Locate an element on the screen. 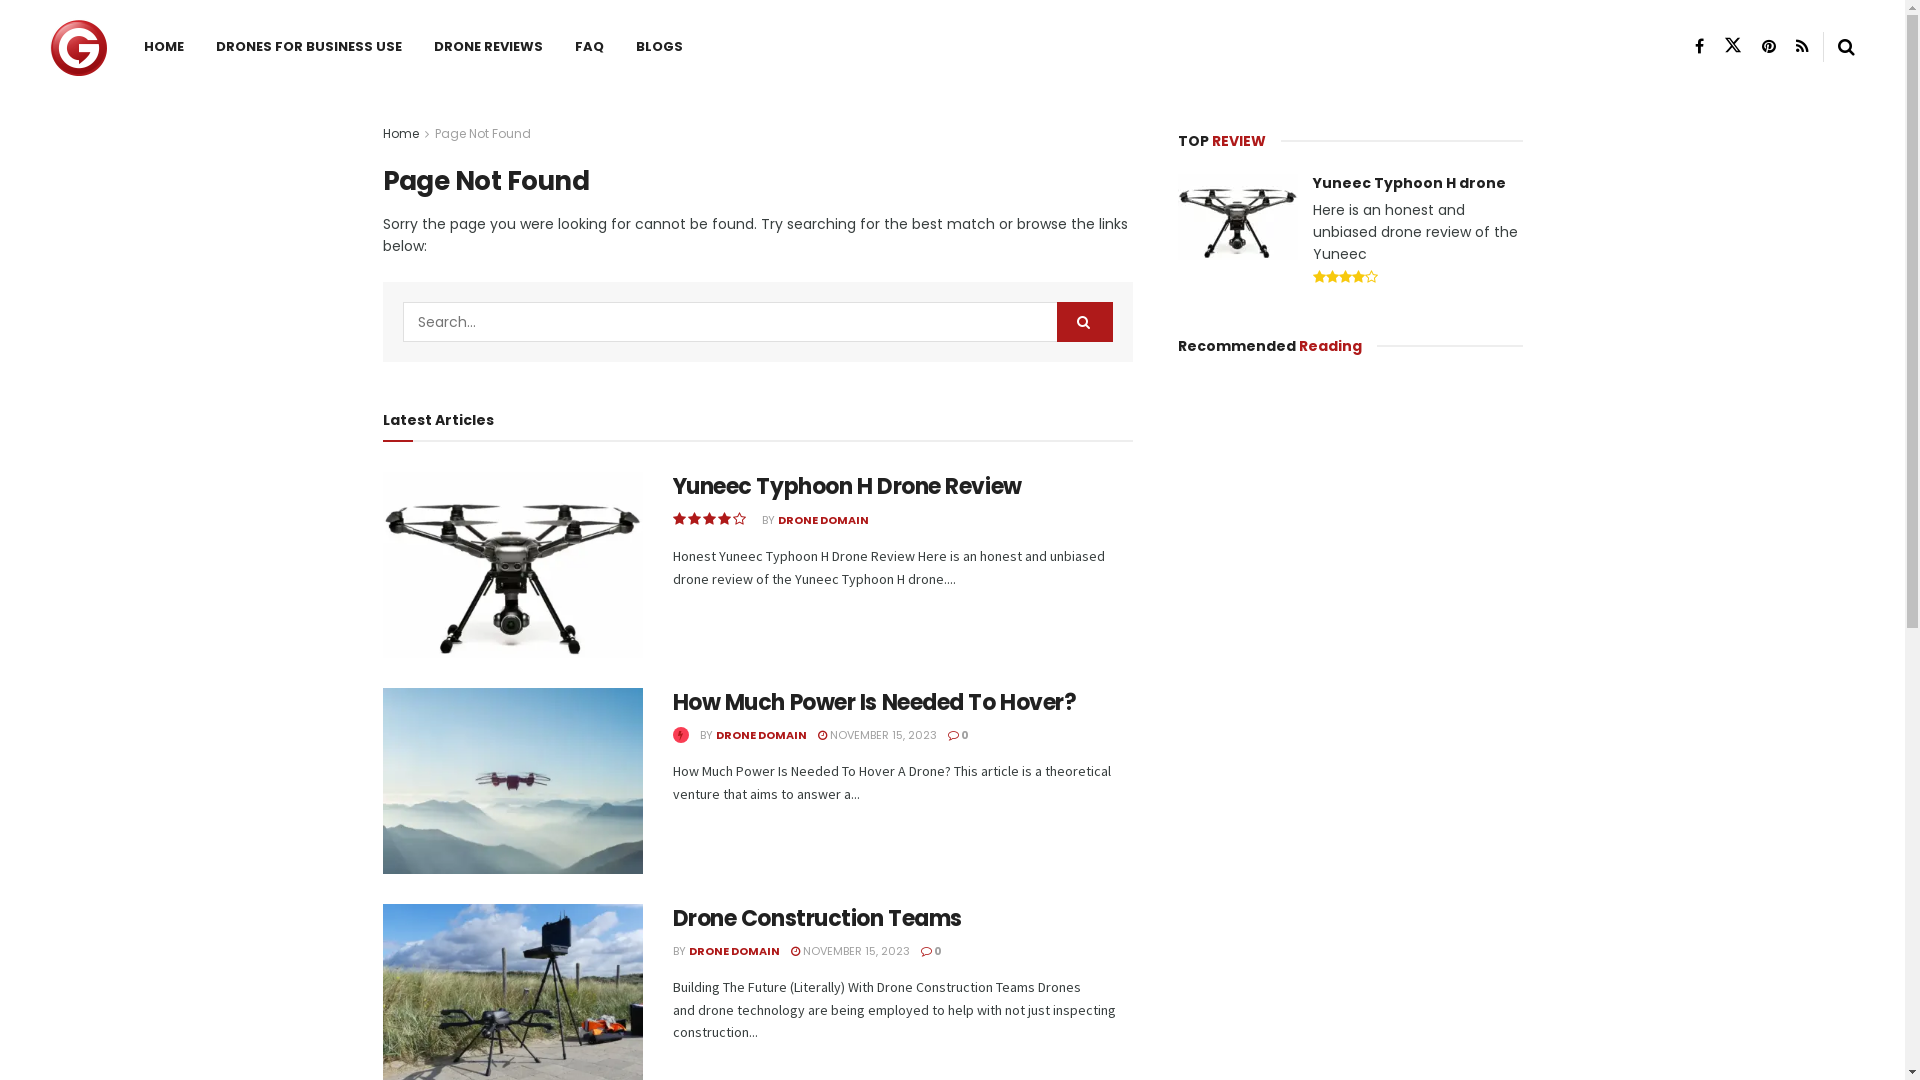 The height and width of the screenshot is (1080, 1920). 'DRONE REVIEWS' is located at coordinates (488, 45).